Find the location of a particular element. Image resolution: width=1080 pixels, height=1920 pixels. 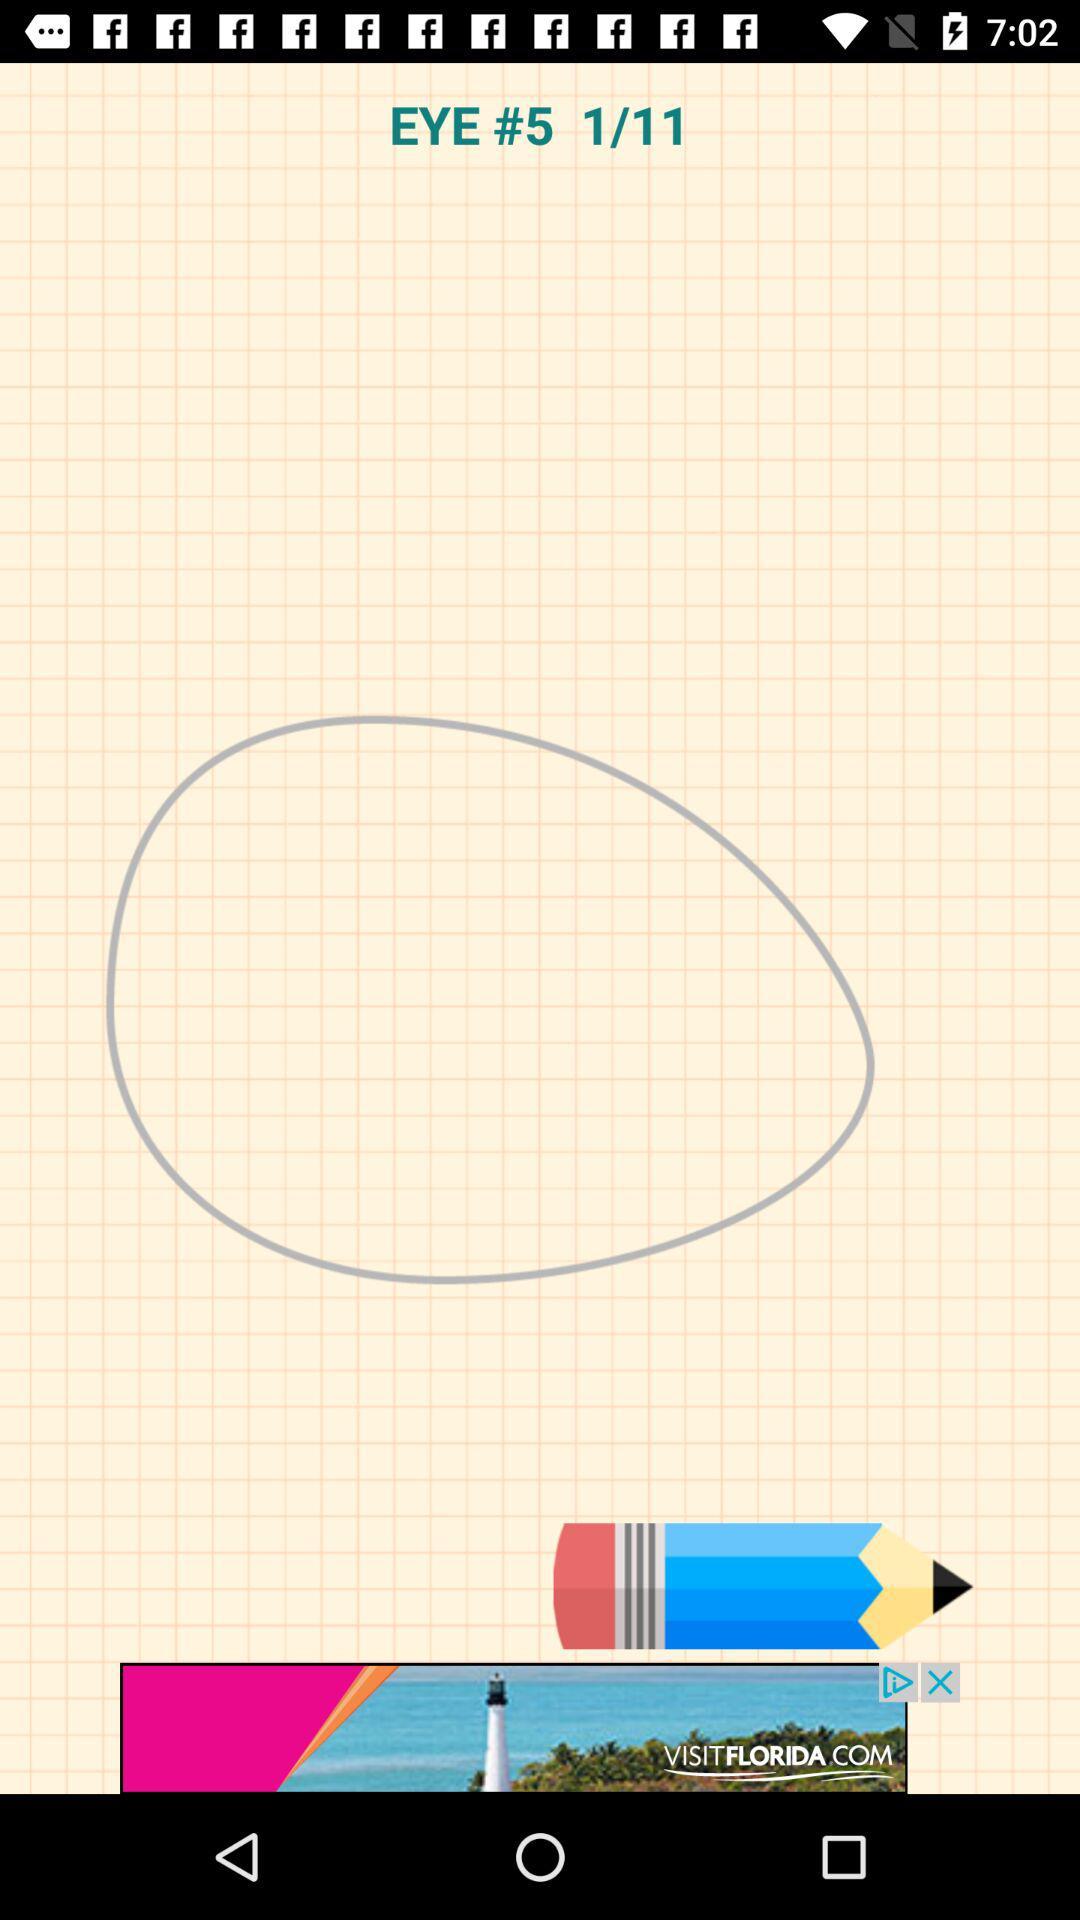

edit is located at coordinates (763, 1585).